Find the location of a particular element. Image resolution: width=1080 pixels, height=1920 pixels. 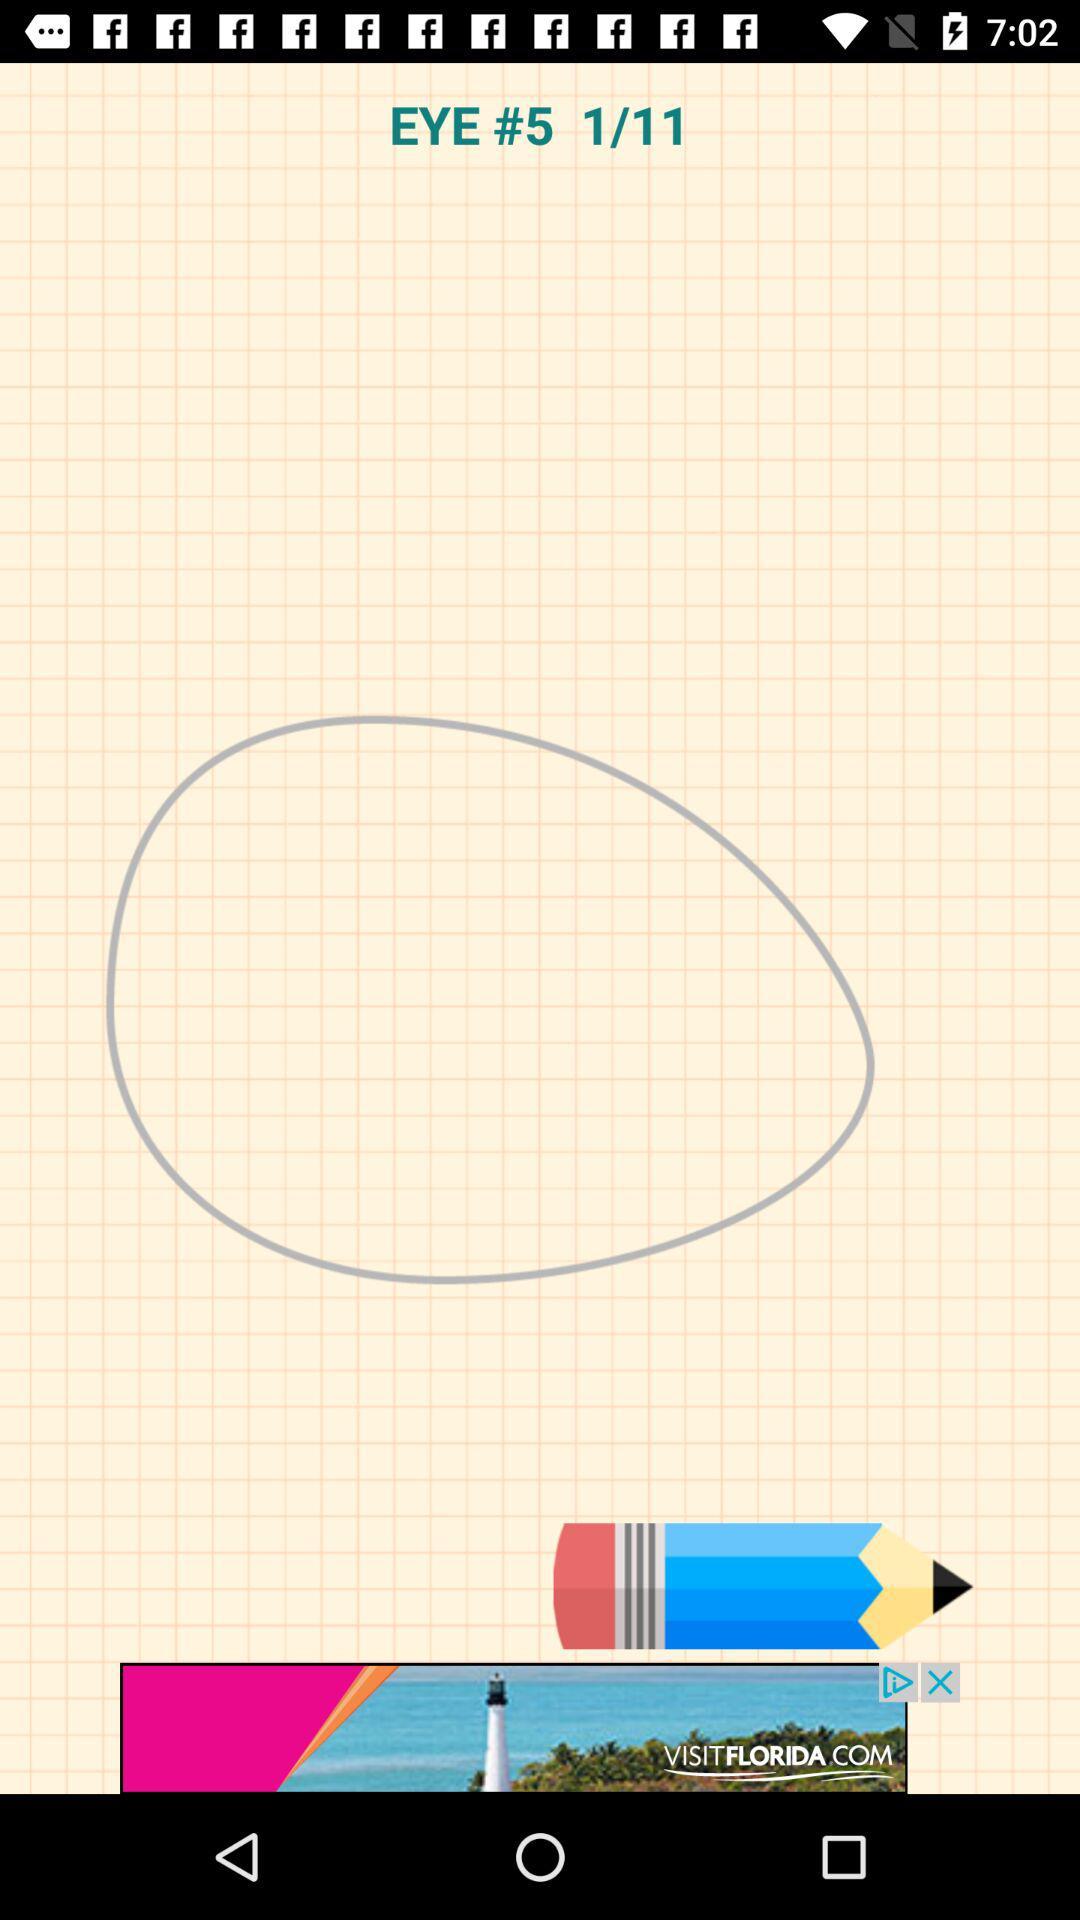

edit is located at coordinates (763, 1585).